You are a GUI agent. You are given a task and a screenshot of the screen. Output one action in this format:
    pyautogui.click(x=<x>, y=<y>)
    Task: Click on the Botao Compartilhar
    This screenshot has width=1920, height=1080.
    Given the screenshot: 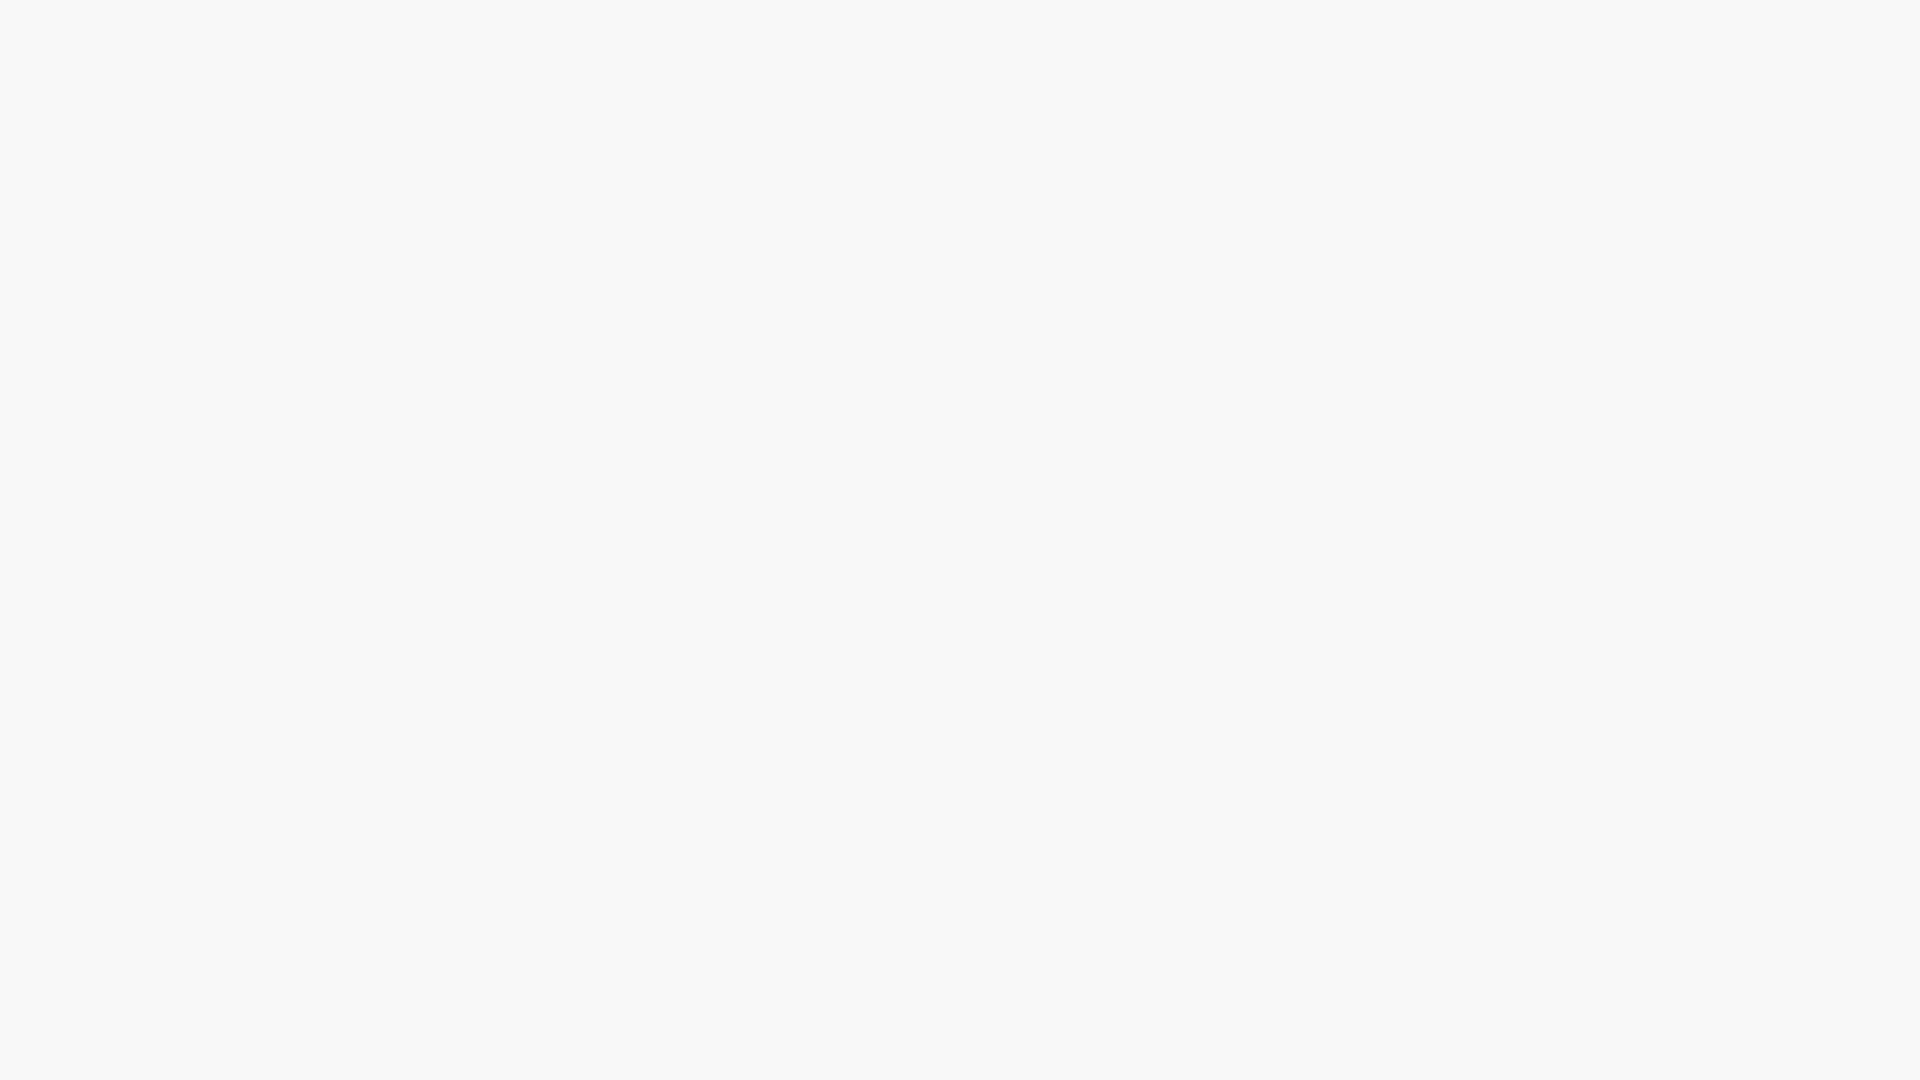 What is the action you would take?
    pyautogui.click(x=925, y=566)
    